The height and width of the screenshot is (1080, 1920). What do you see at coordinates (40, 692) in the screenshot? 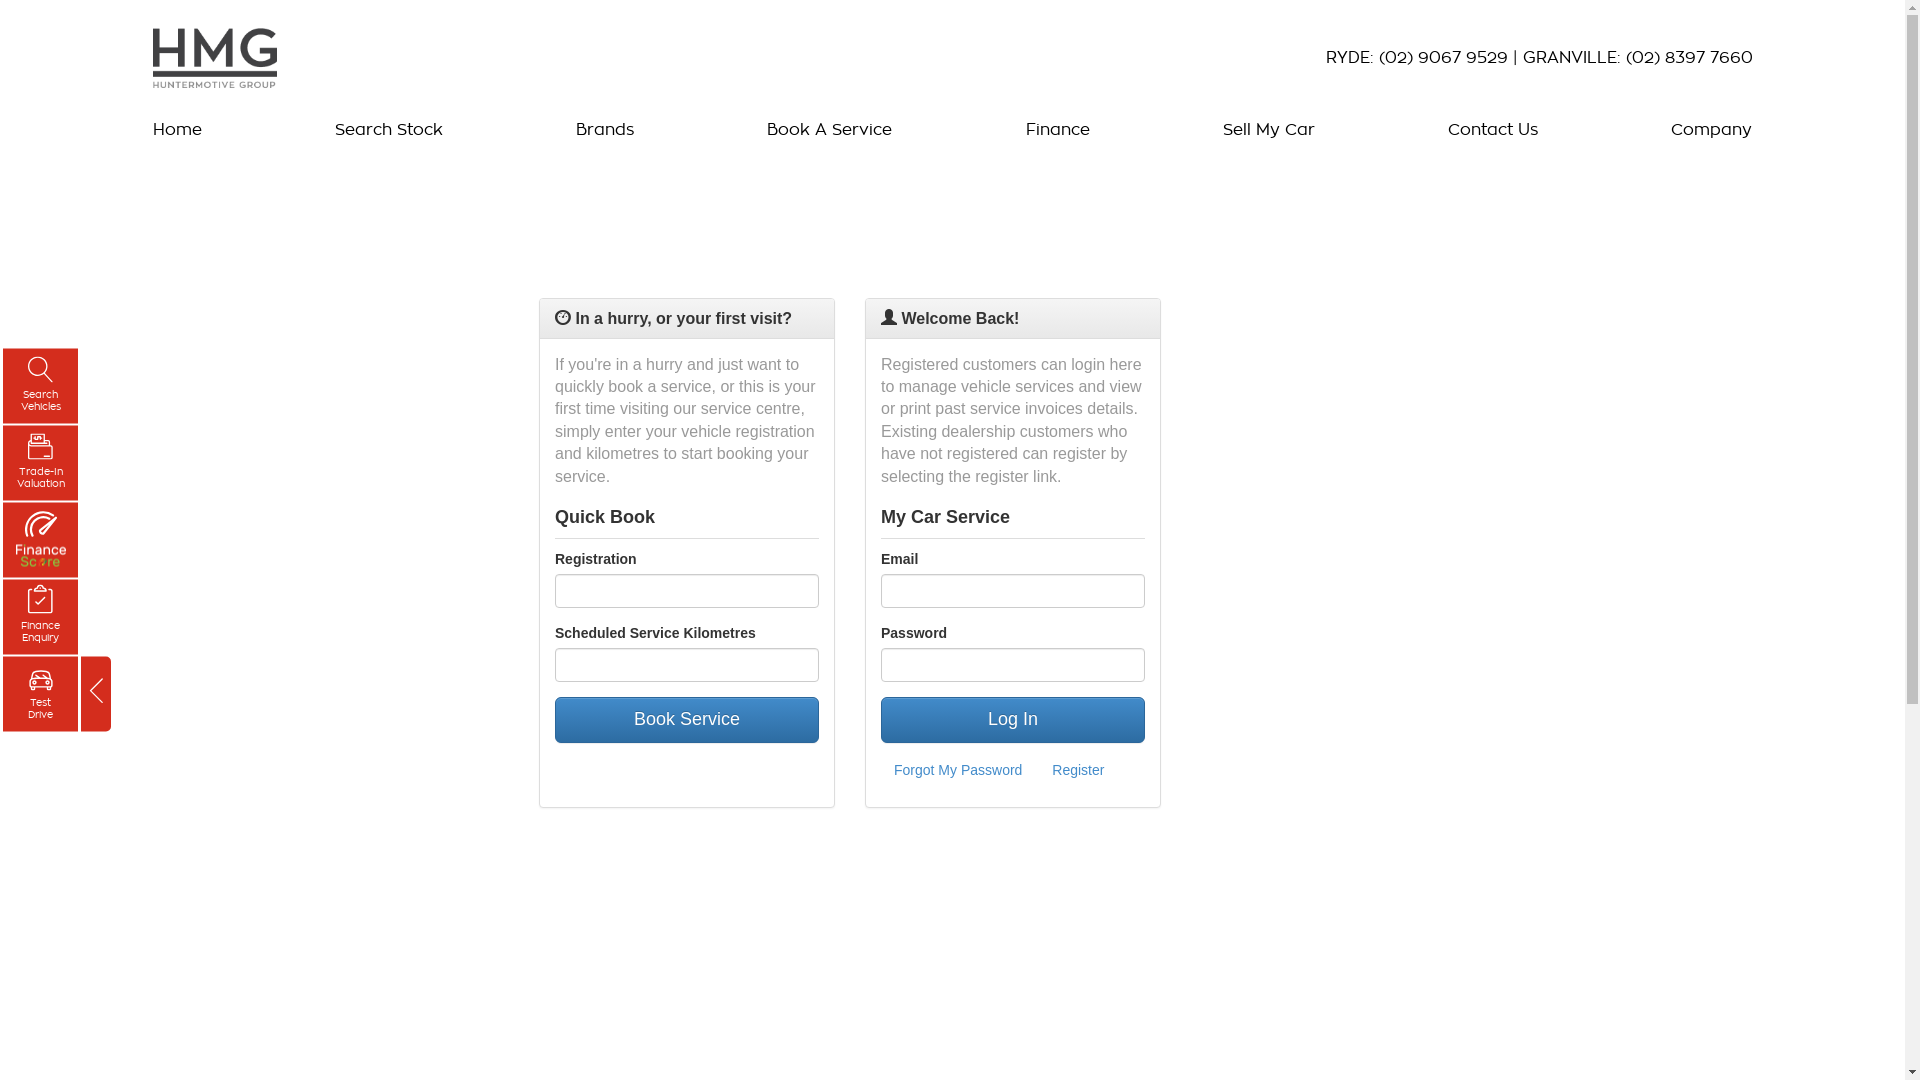
I see `'Test` at bounding box center [40, 692].